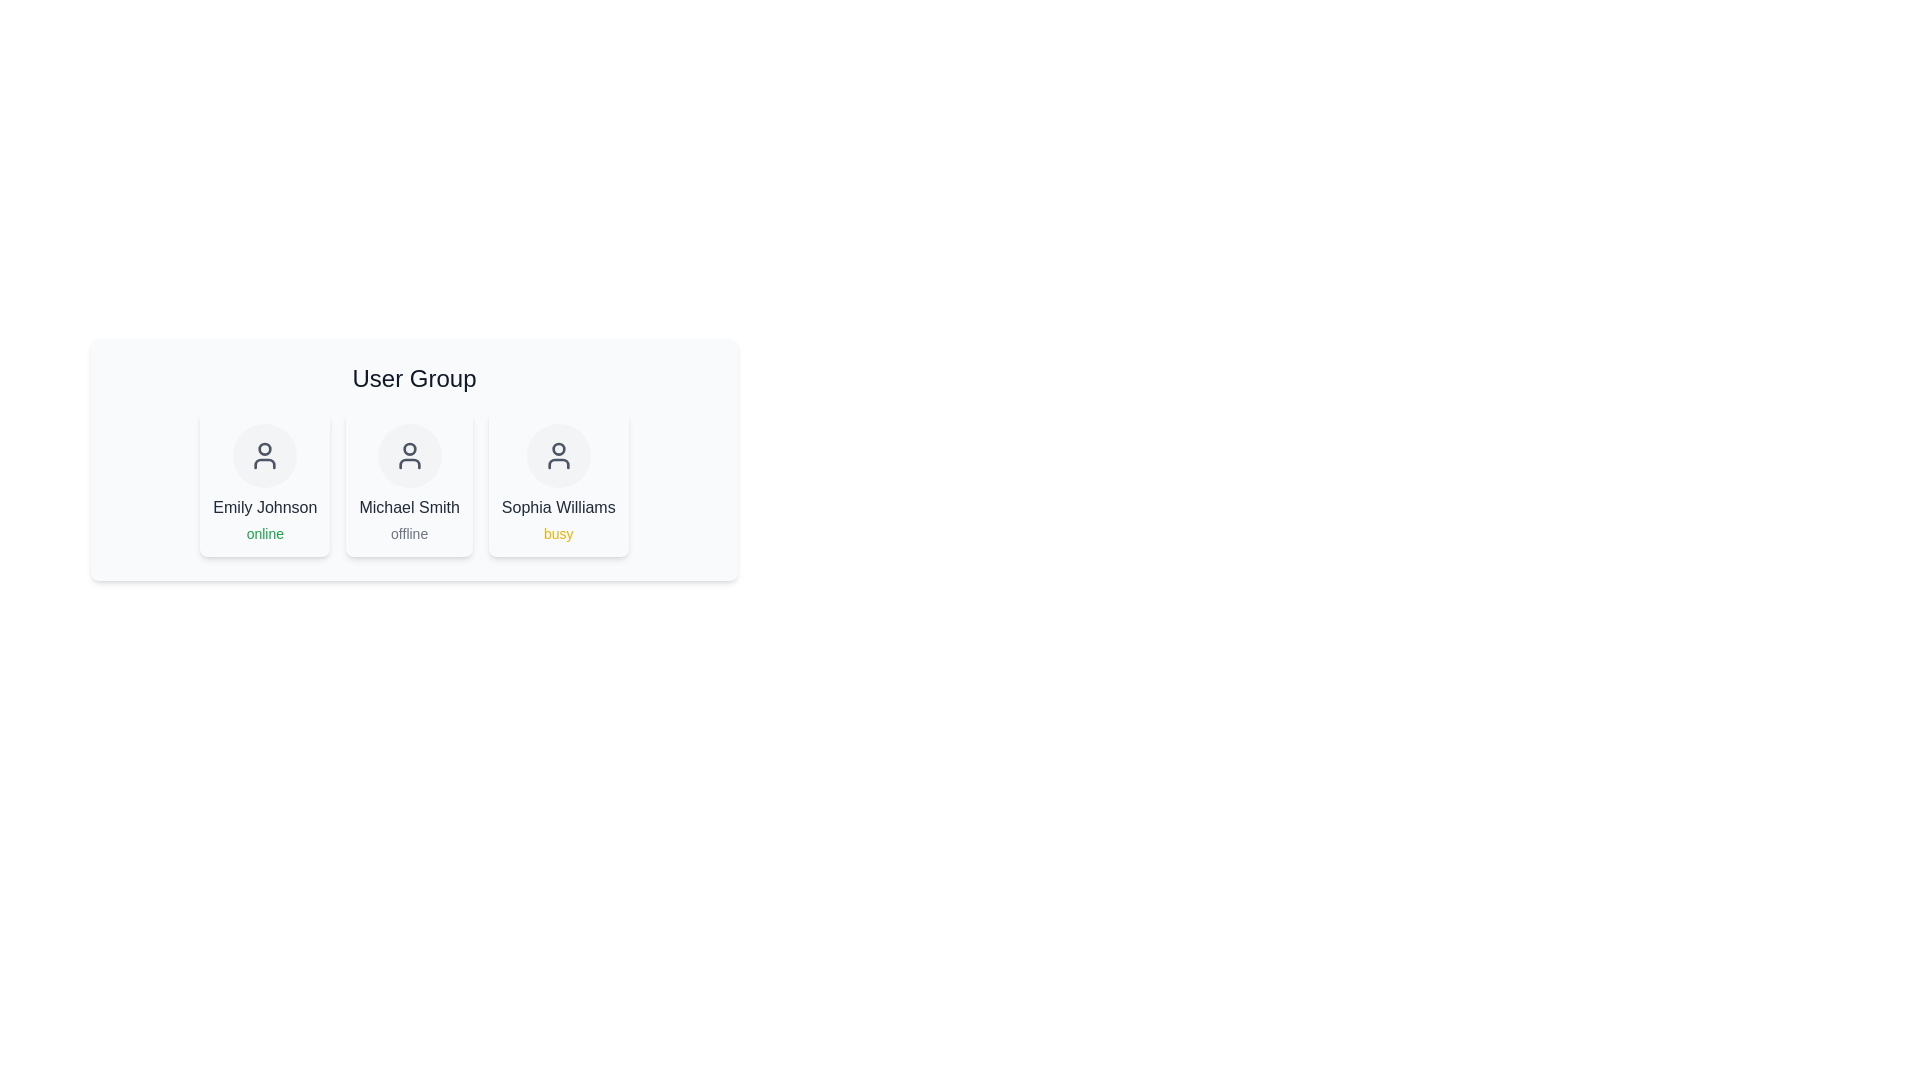 The height and width of the screenshot is (1080, 1920). I want to click on the Text label displaying the user name 'Michael Smith', which is located below the user icon in the middle user card and above the 'offline' status text, so click(408, 507).